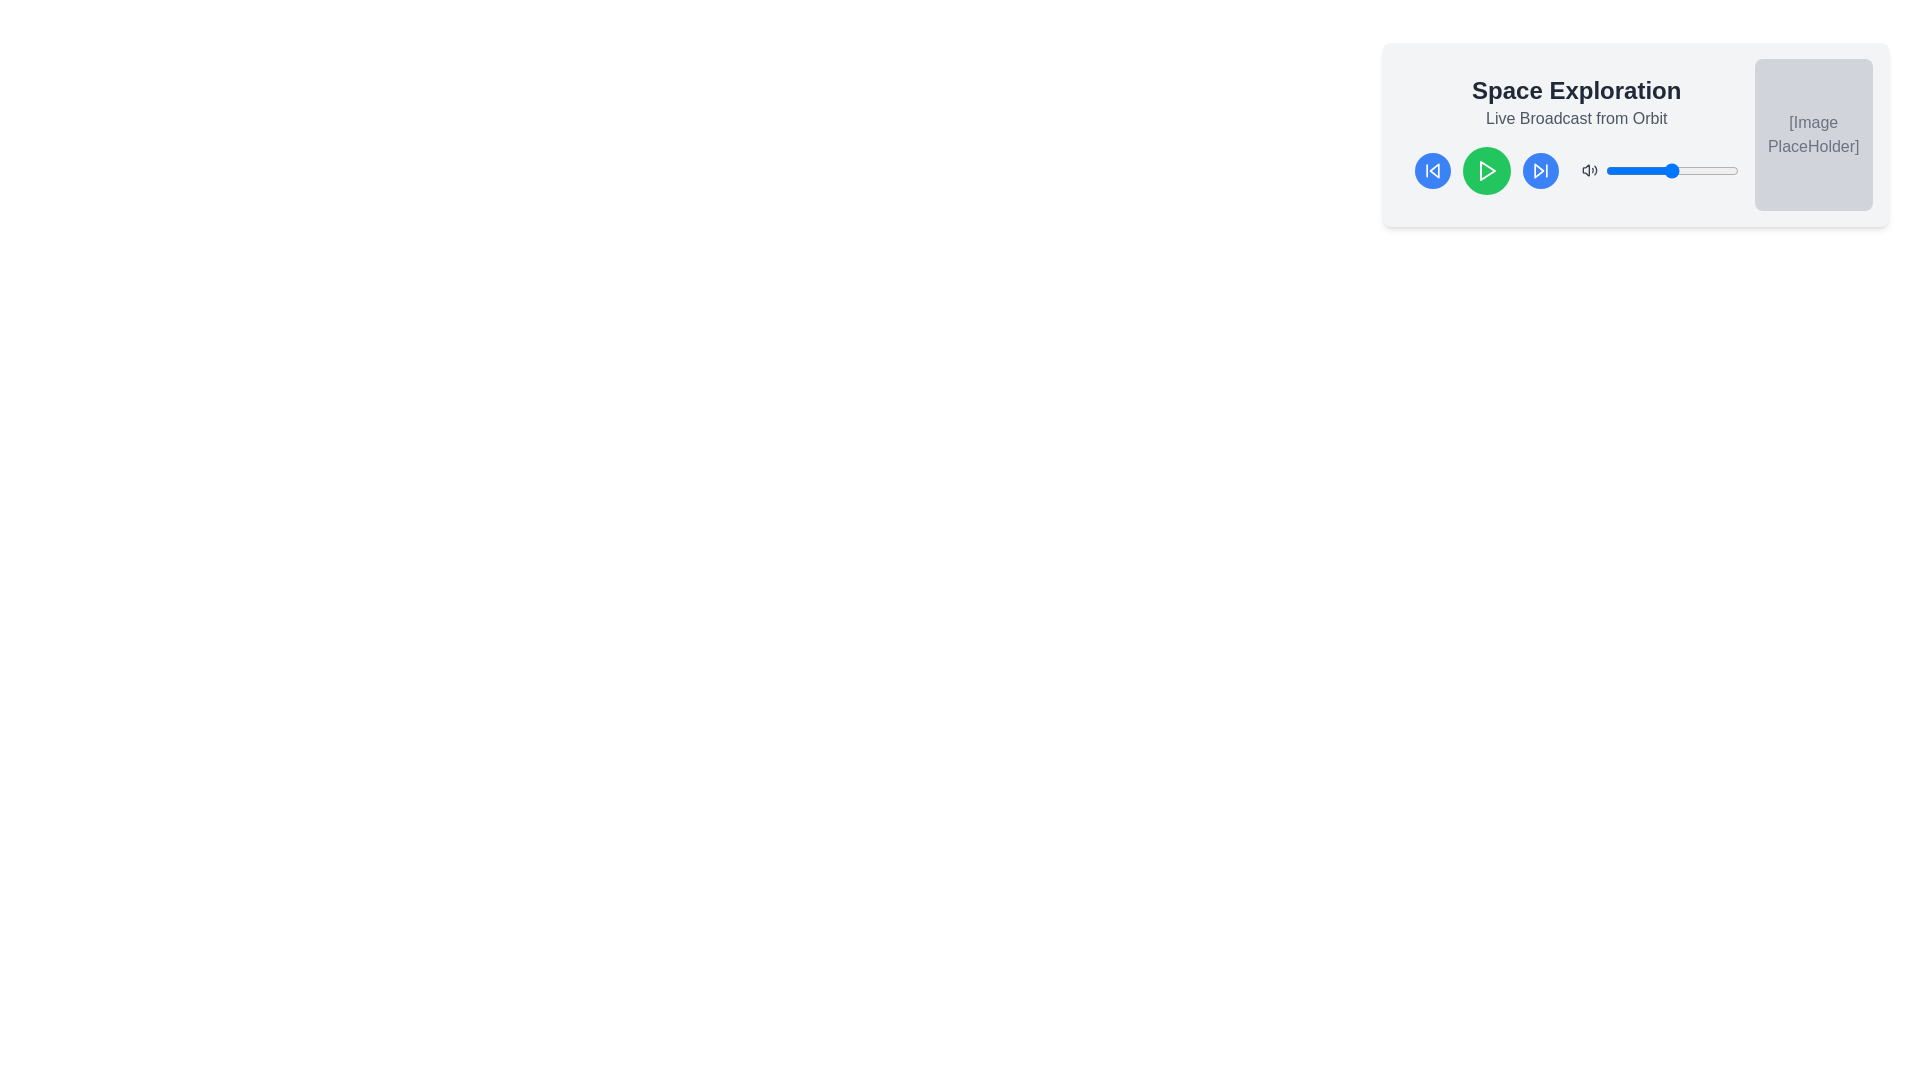  Describe the element at coordinates (1432, 169) in the screenshot. I see `the backward skip button located in the top right section of the interface, positioned directly to the left of the green play button` at that location.